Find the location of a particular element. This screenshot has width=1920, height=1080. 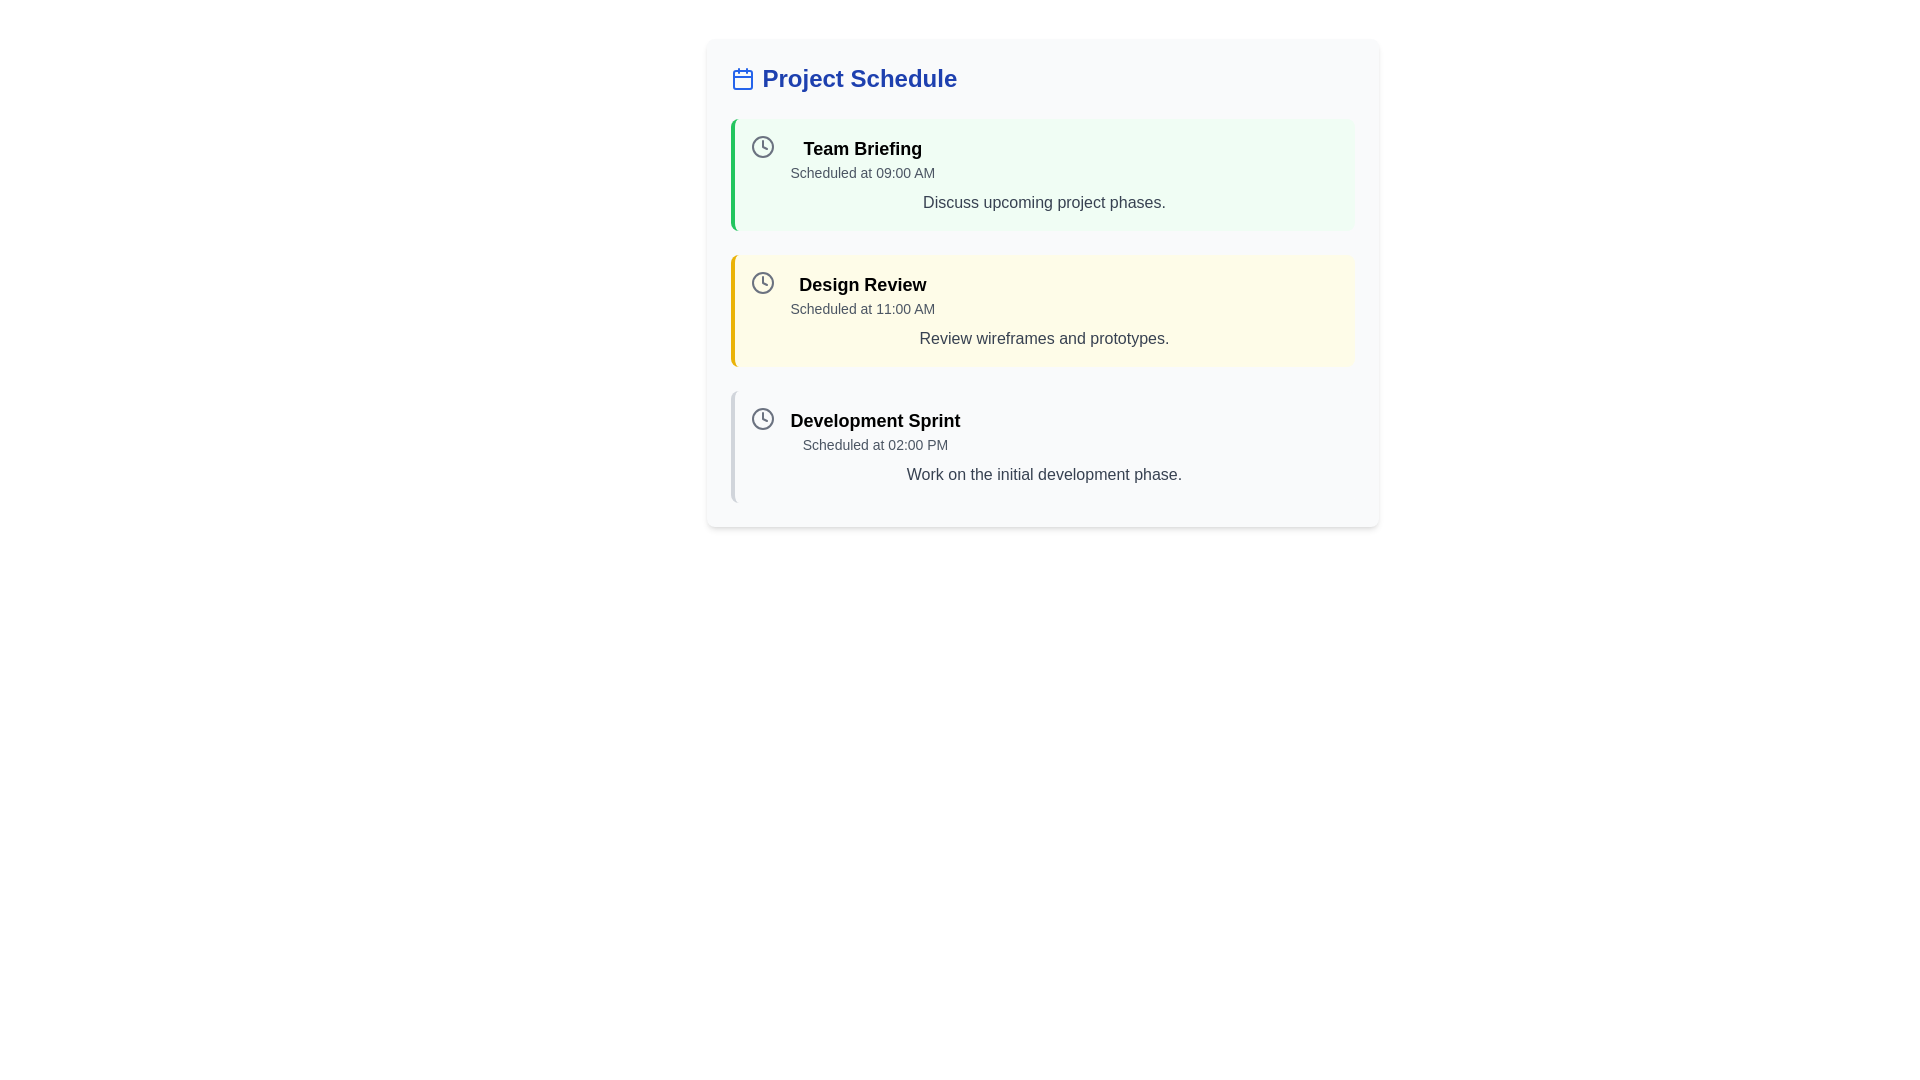

displayed information from the first informational block about the 'Development Sprint' located in the lower section of the 'Project Schedule' list is located at coordinates (1043, 430).